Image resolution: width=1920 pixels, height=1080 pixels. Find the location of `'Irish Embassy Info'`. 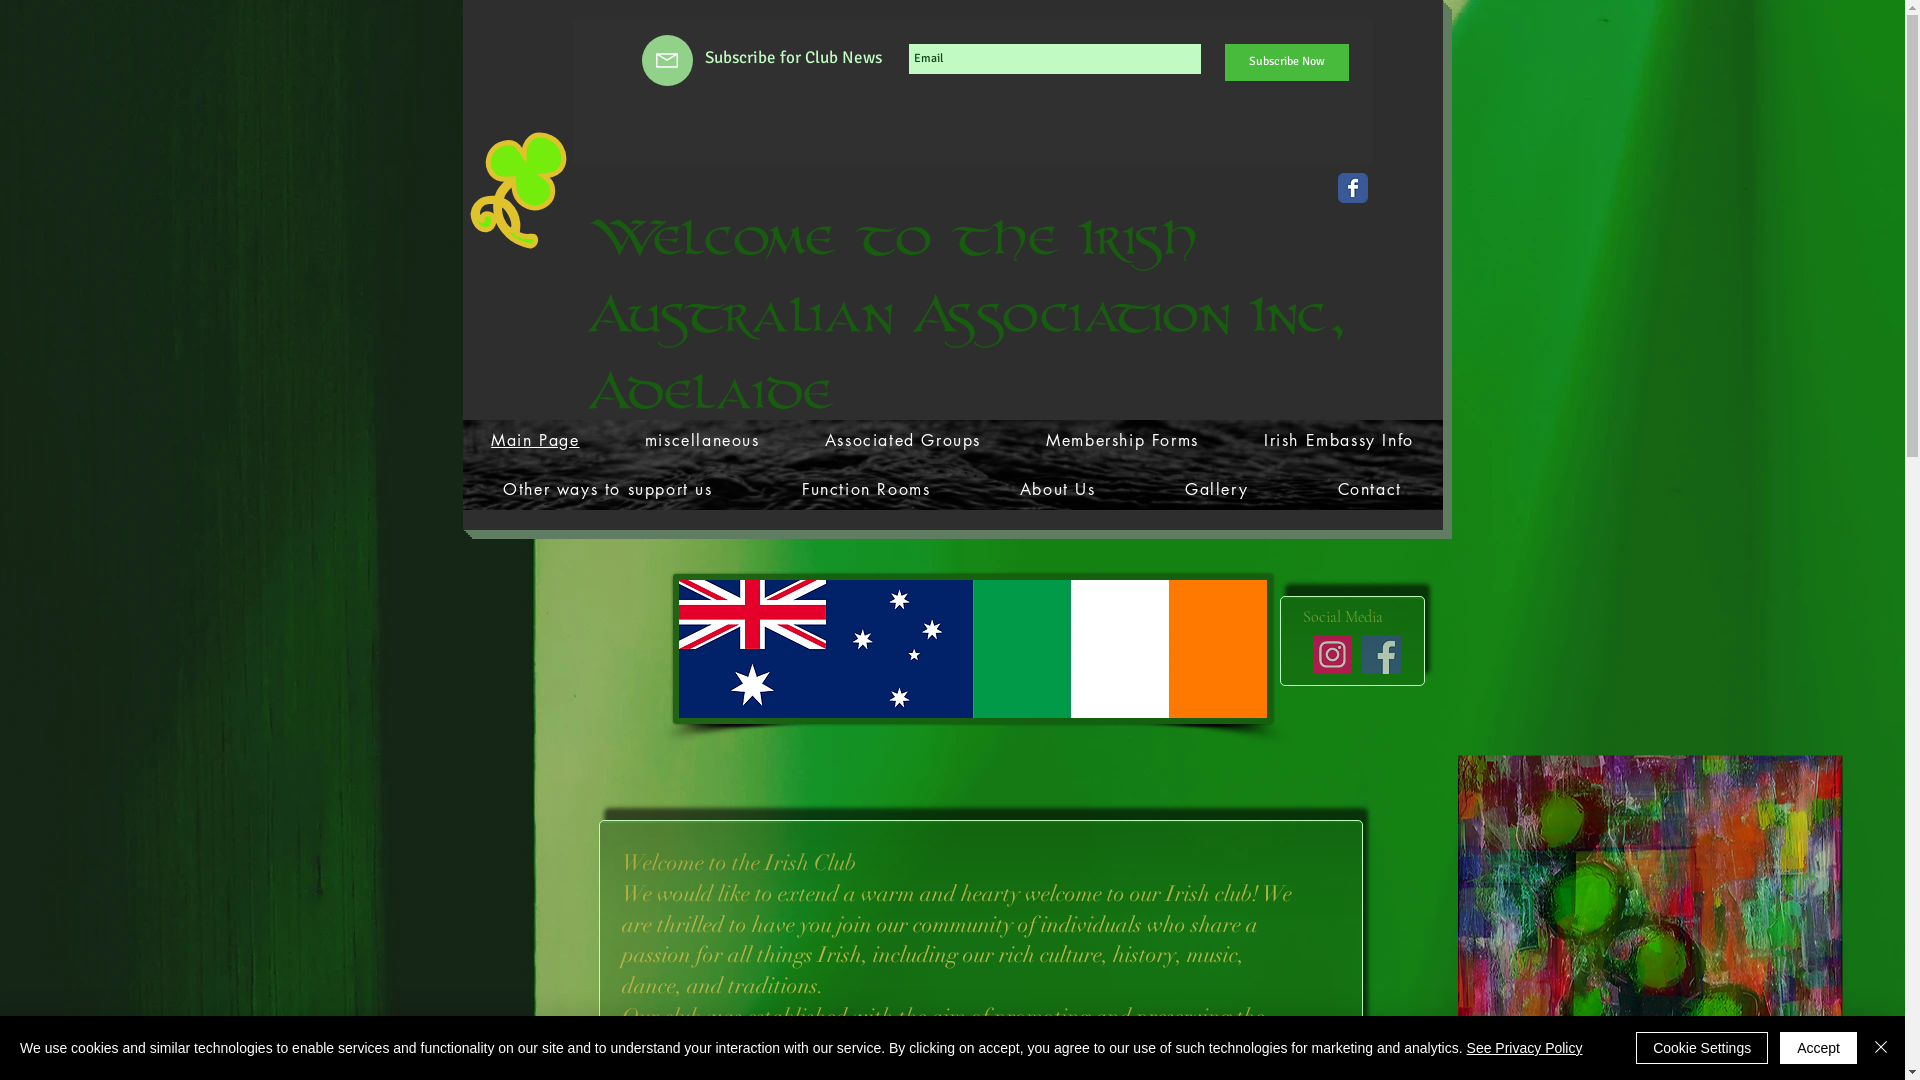

'Irish Embassy Info' is located at coordinates (1338, 439).